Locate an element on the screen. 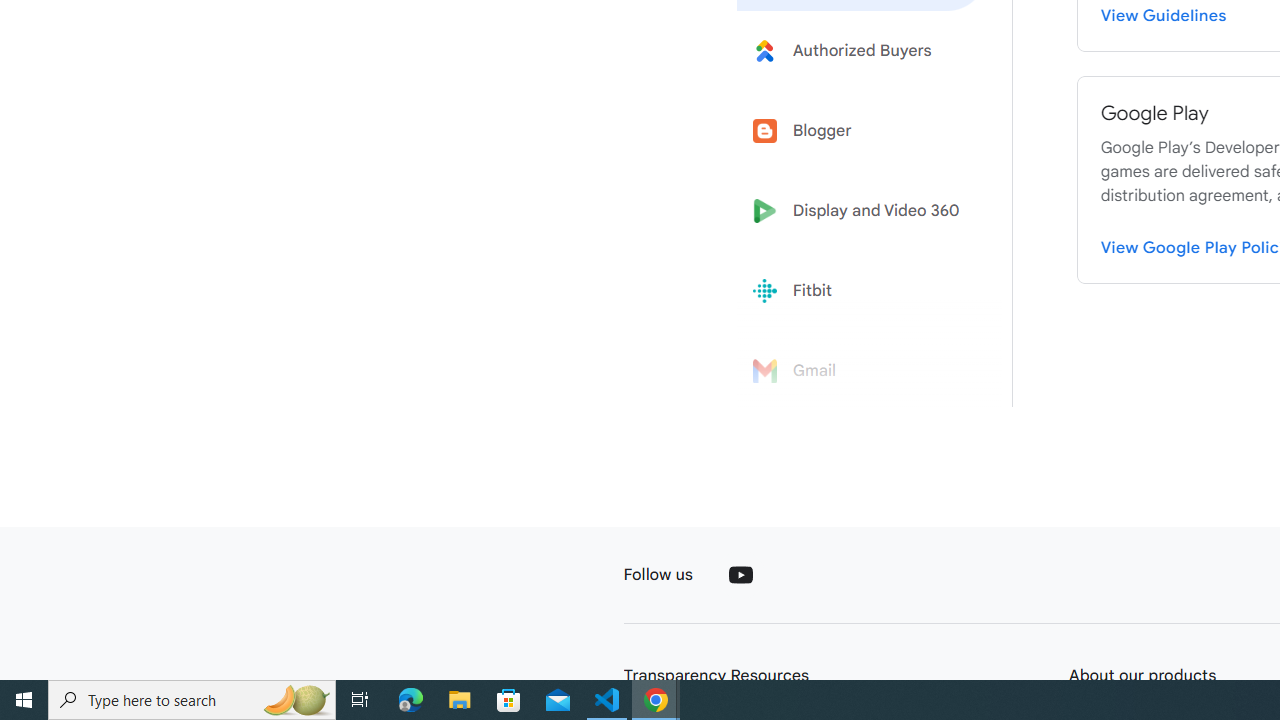 The height and width of the screenshot is (720, 1280). 'Blogger' is located at coordinates (862, 131).